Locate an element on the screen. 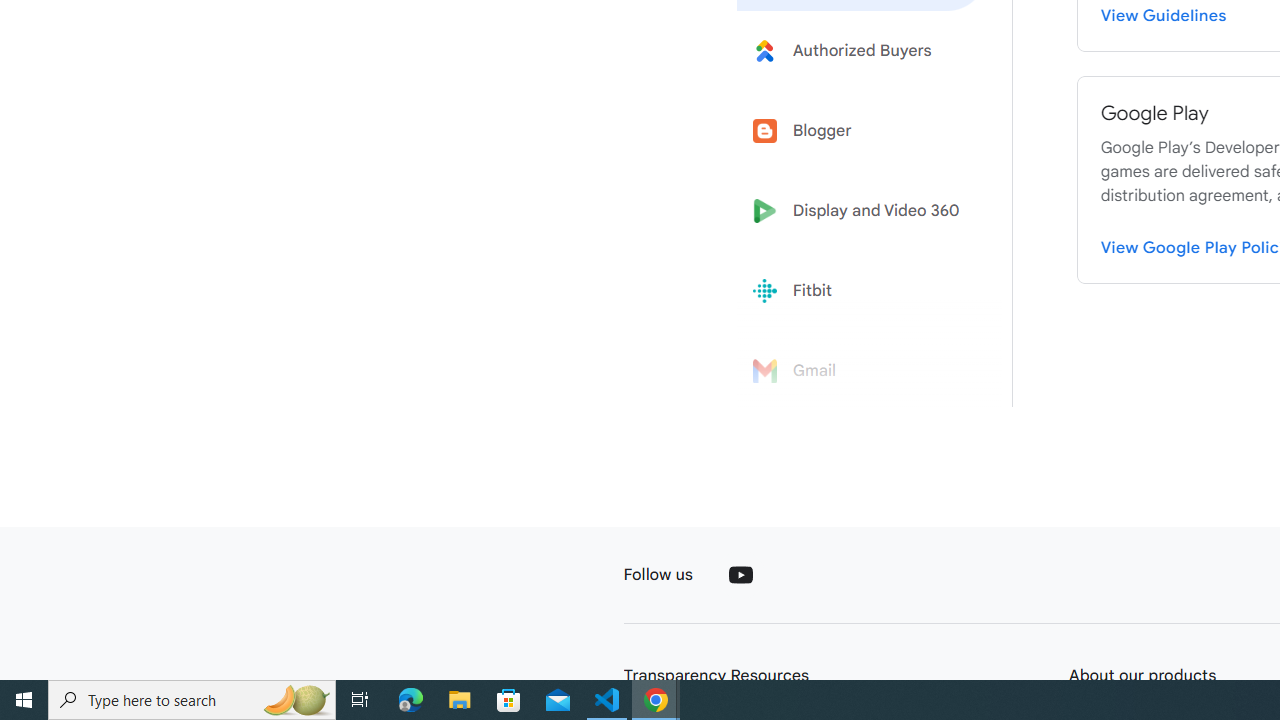 The height and width of the screenshot is (720, 1280). 'Blogger' is located at coordinates (862, 131).